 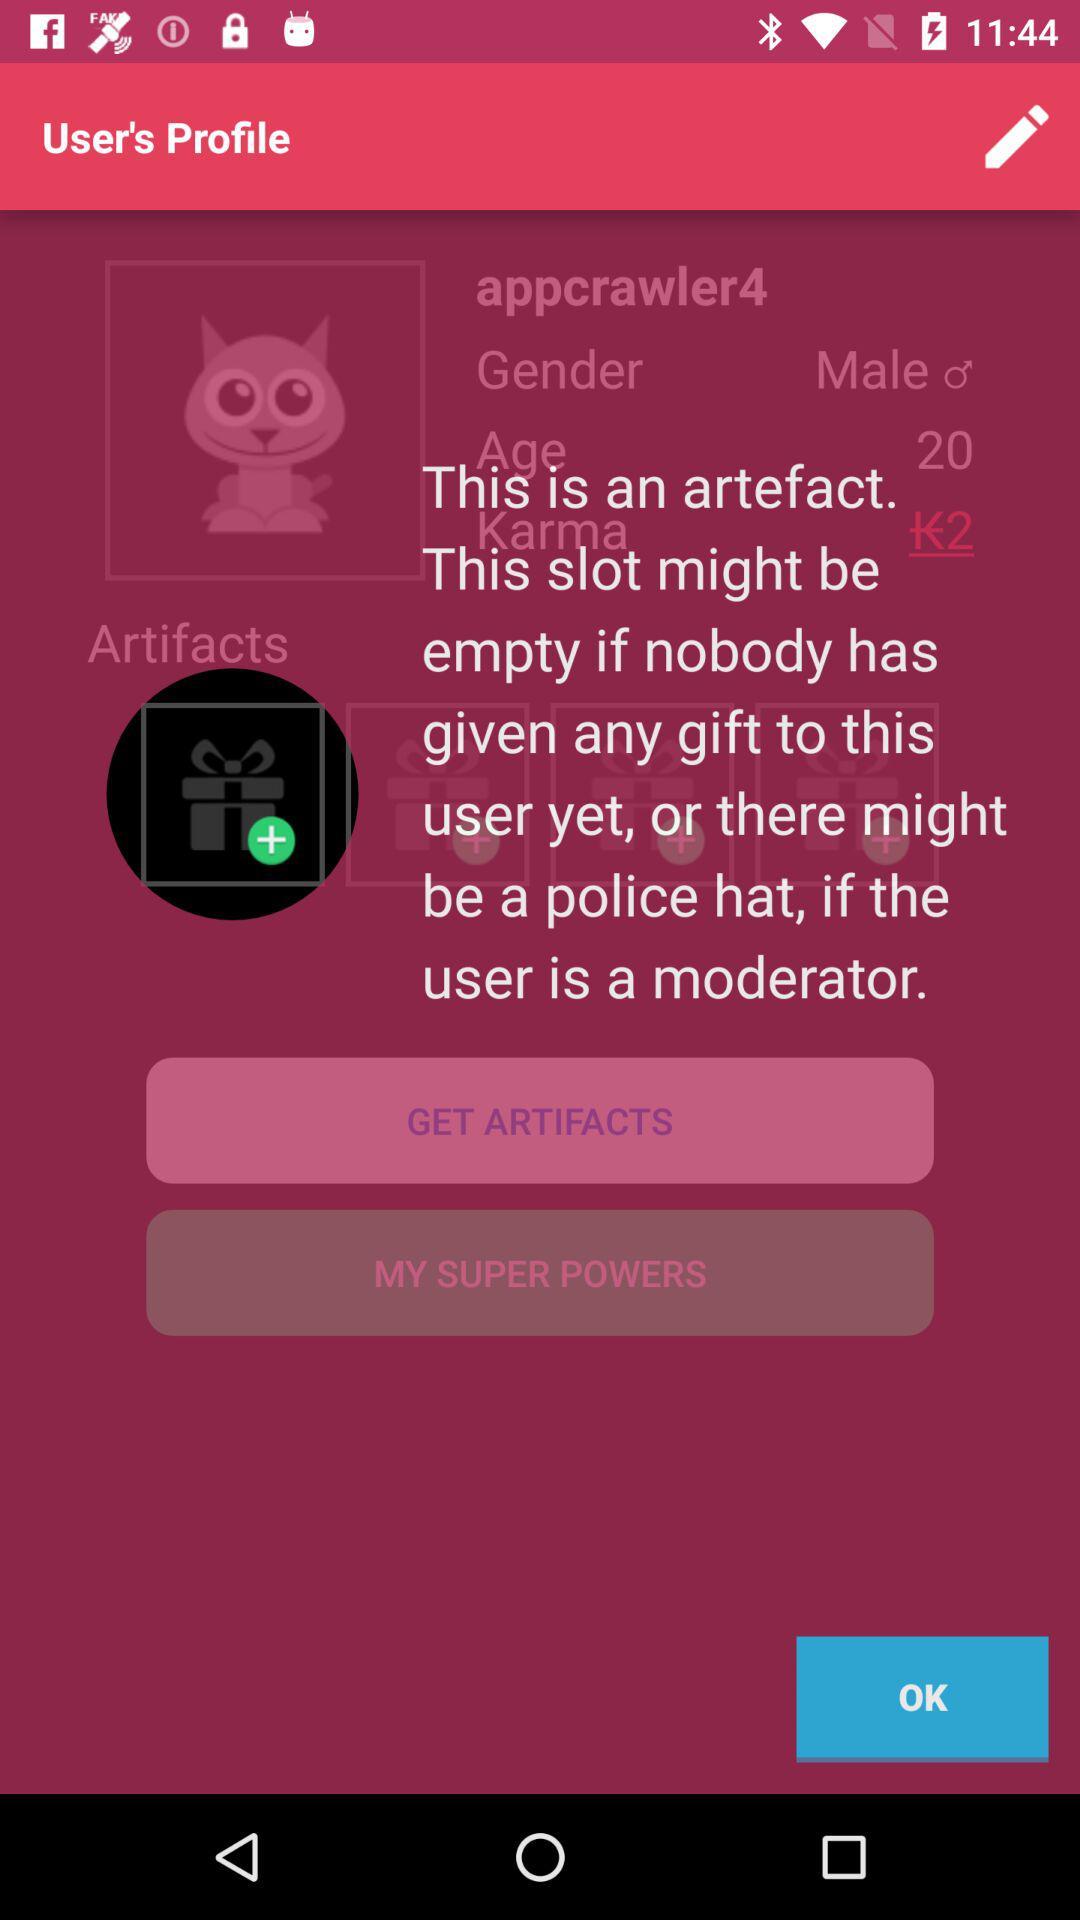 I want to click on the gift icon, so click(x=231, y=793).